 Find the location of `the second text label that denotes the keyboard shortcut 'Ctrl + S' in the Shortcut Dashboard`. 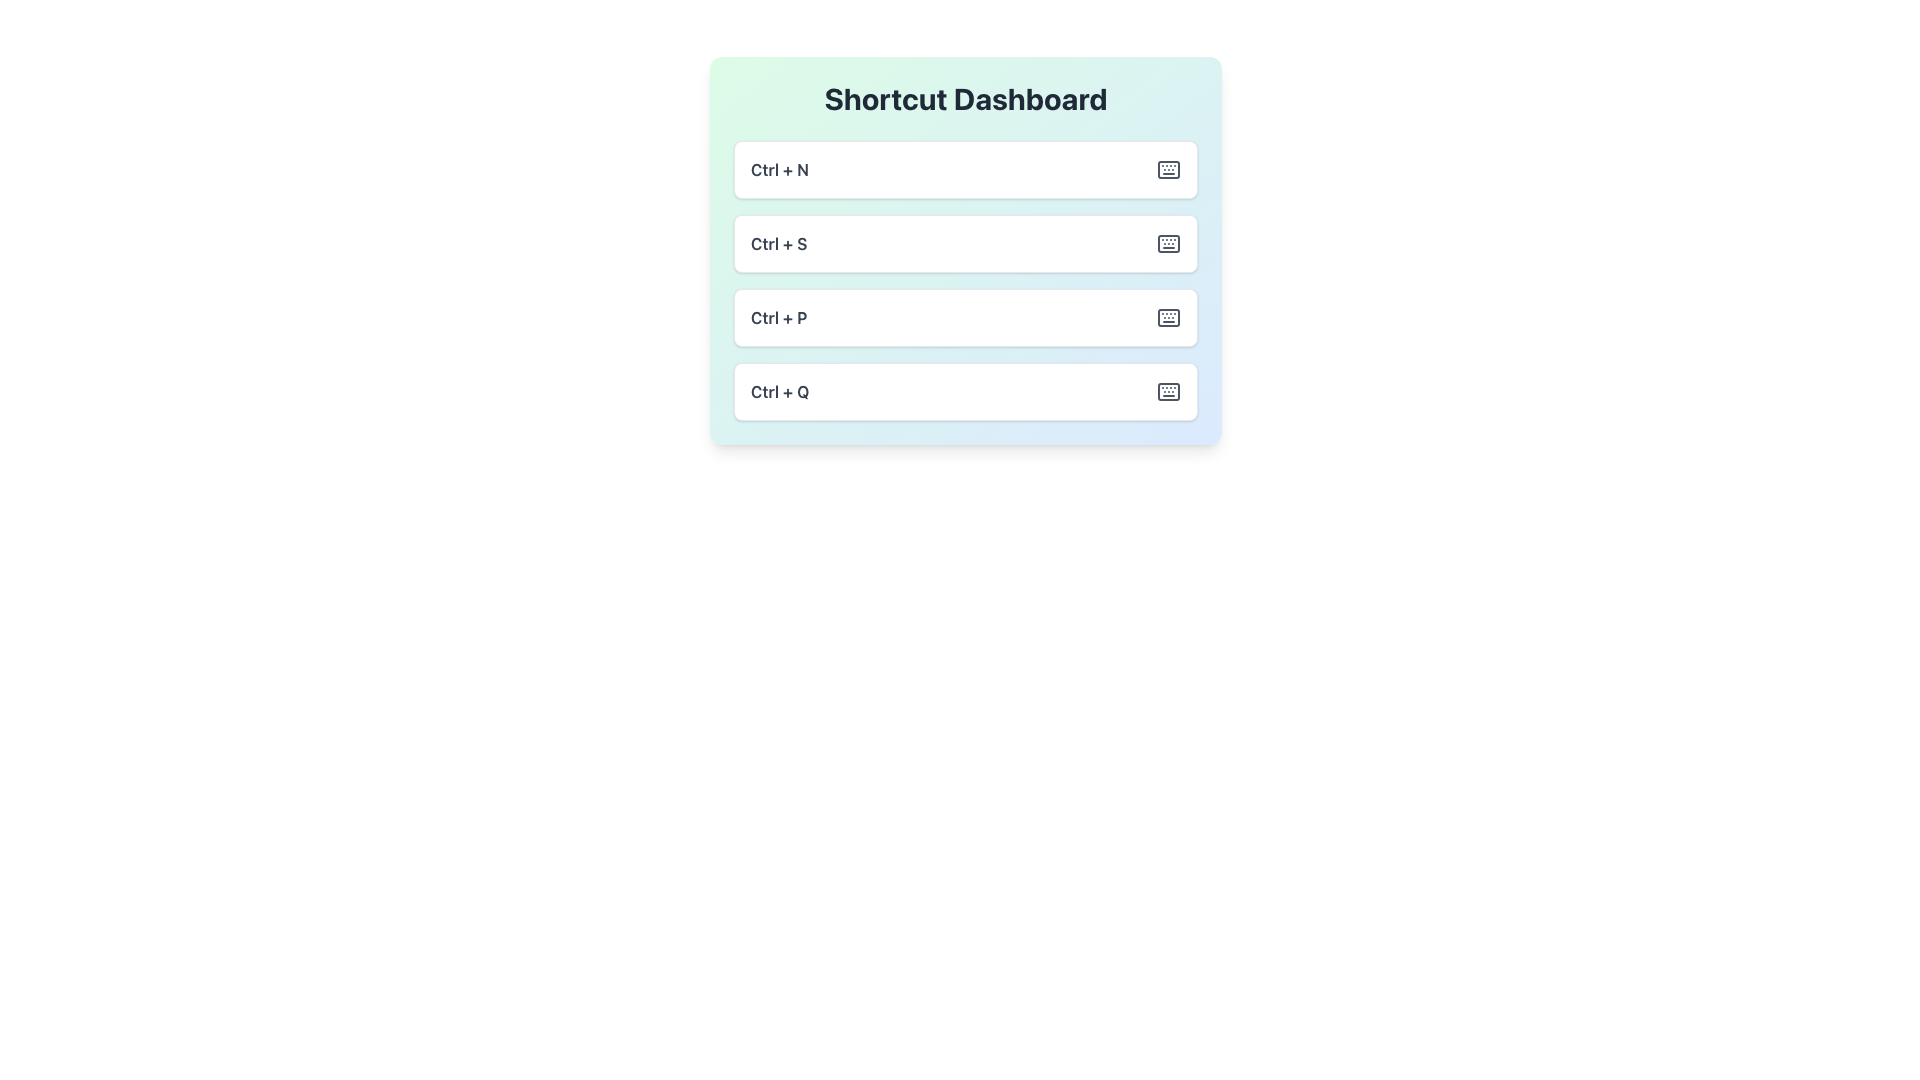

the second text label that denotes the keyboard shortcut 'Ctrl + S' in the Shortcut Dashboard is located at coordinates (778, 242).